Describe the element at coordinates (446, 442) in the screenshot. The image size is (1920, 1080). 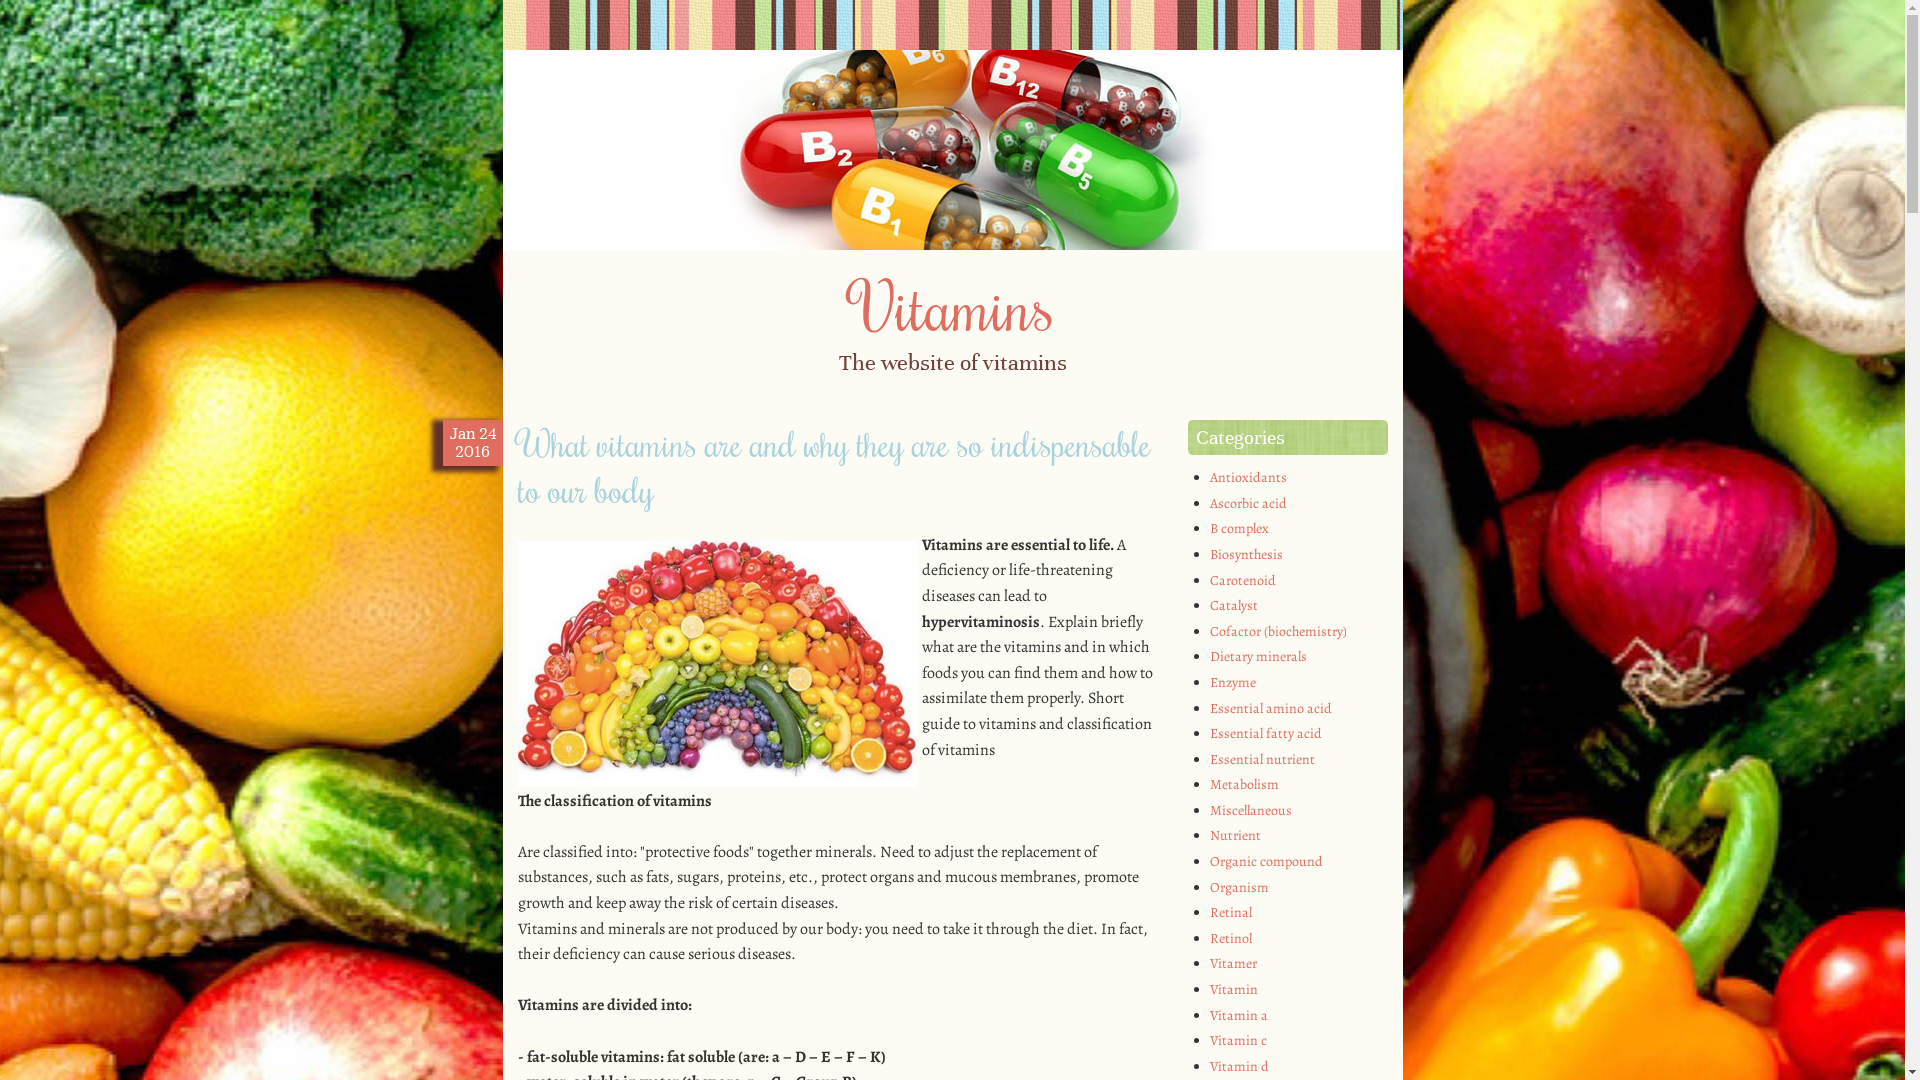
I see `'Jan 24 2016'` at that location.